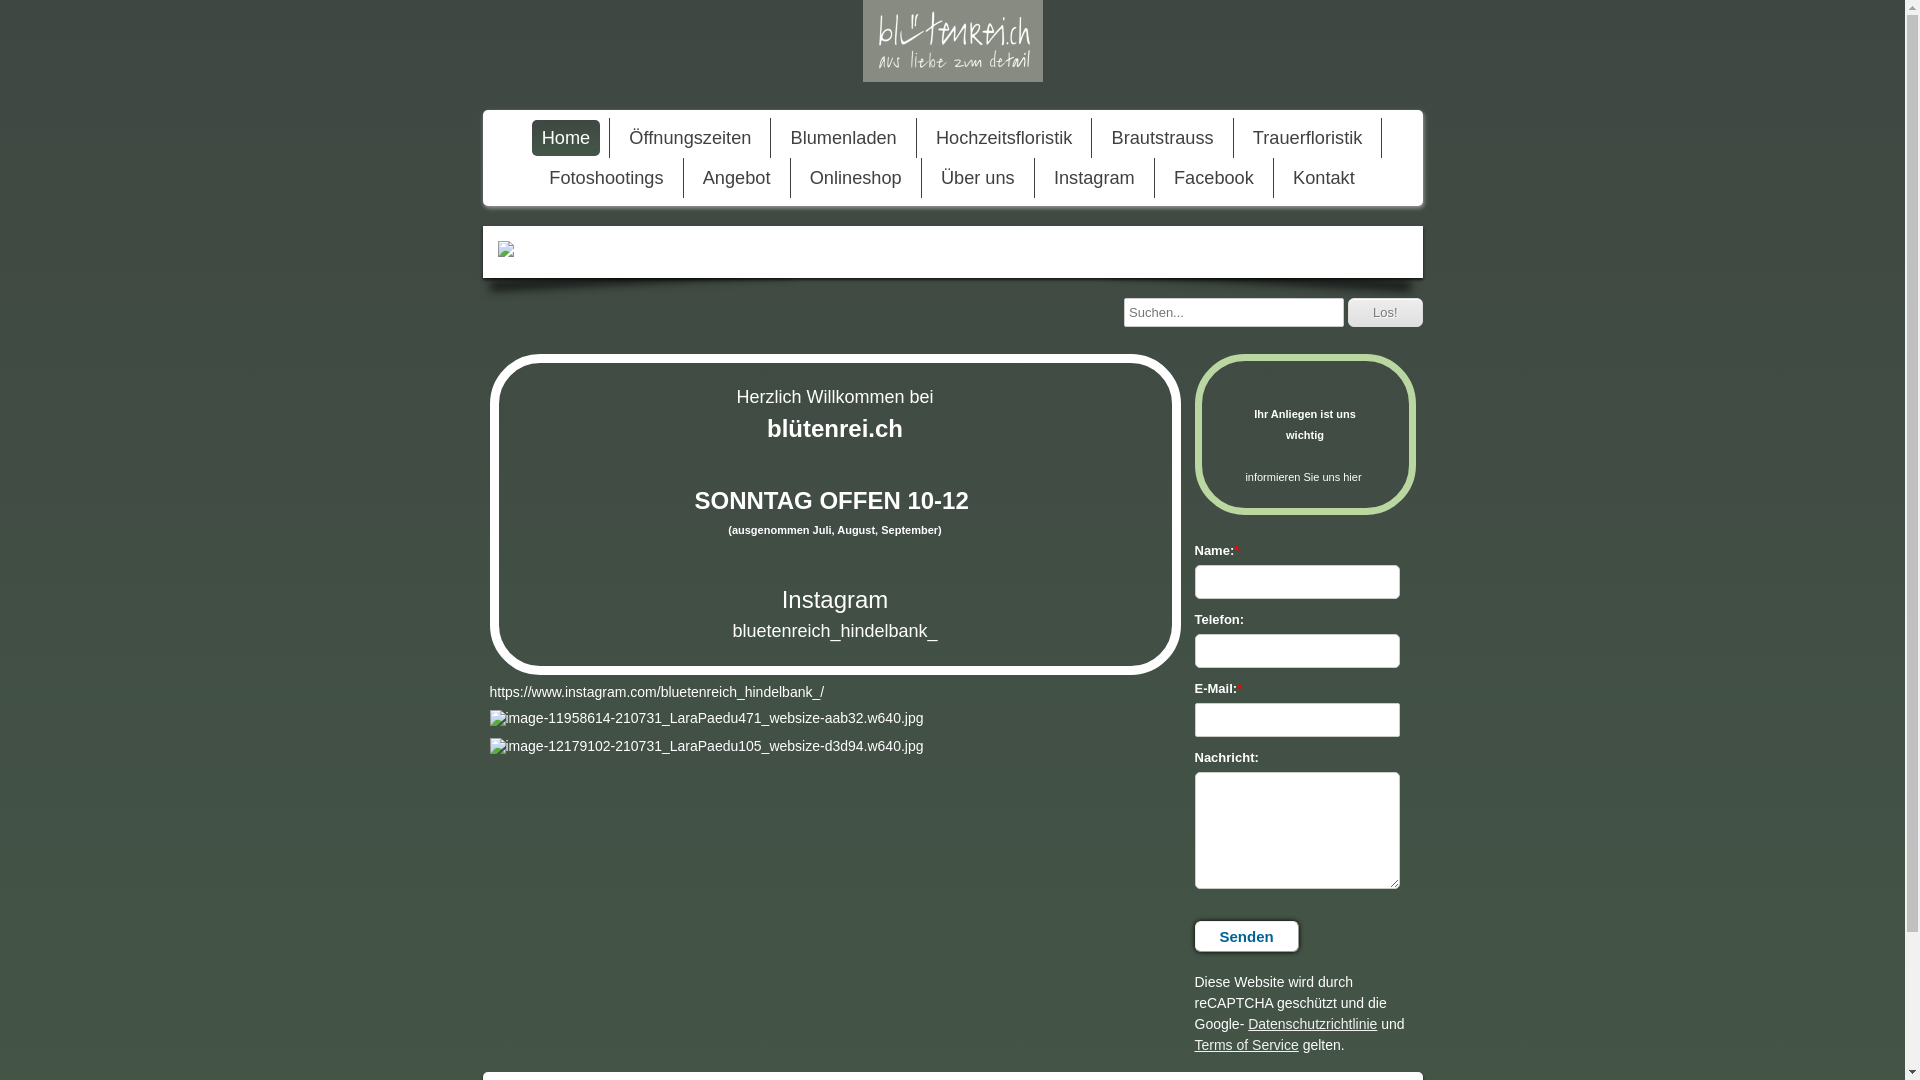 This screenshot has height=1080, width=1920. Describe the element at coordinates (1307, 137) in the screenshot. I see `'Trauerfloristik'` at that location.